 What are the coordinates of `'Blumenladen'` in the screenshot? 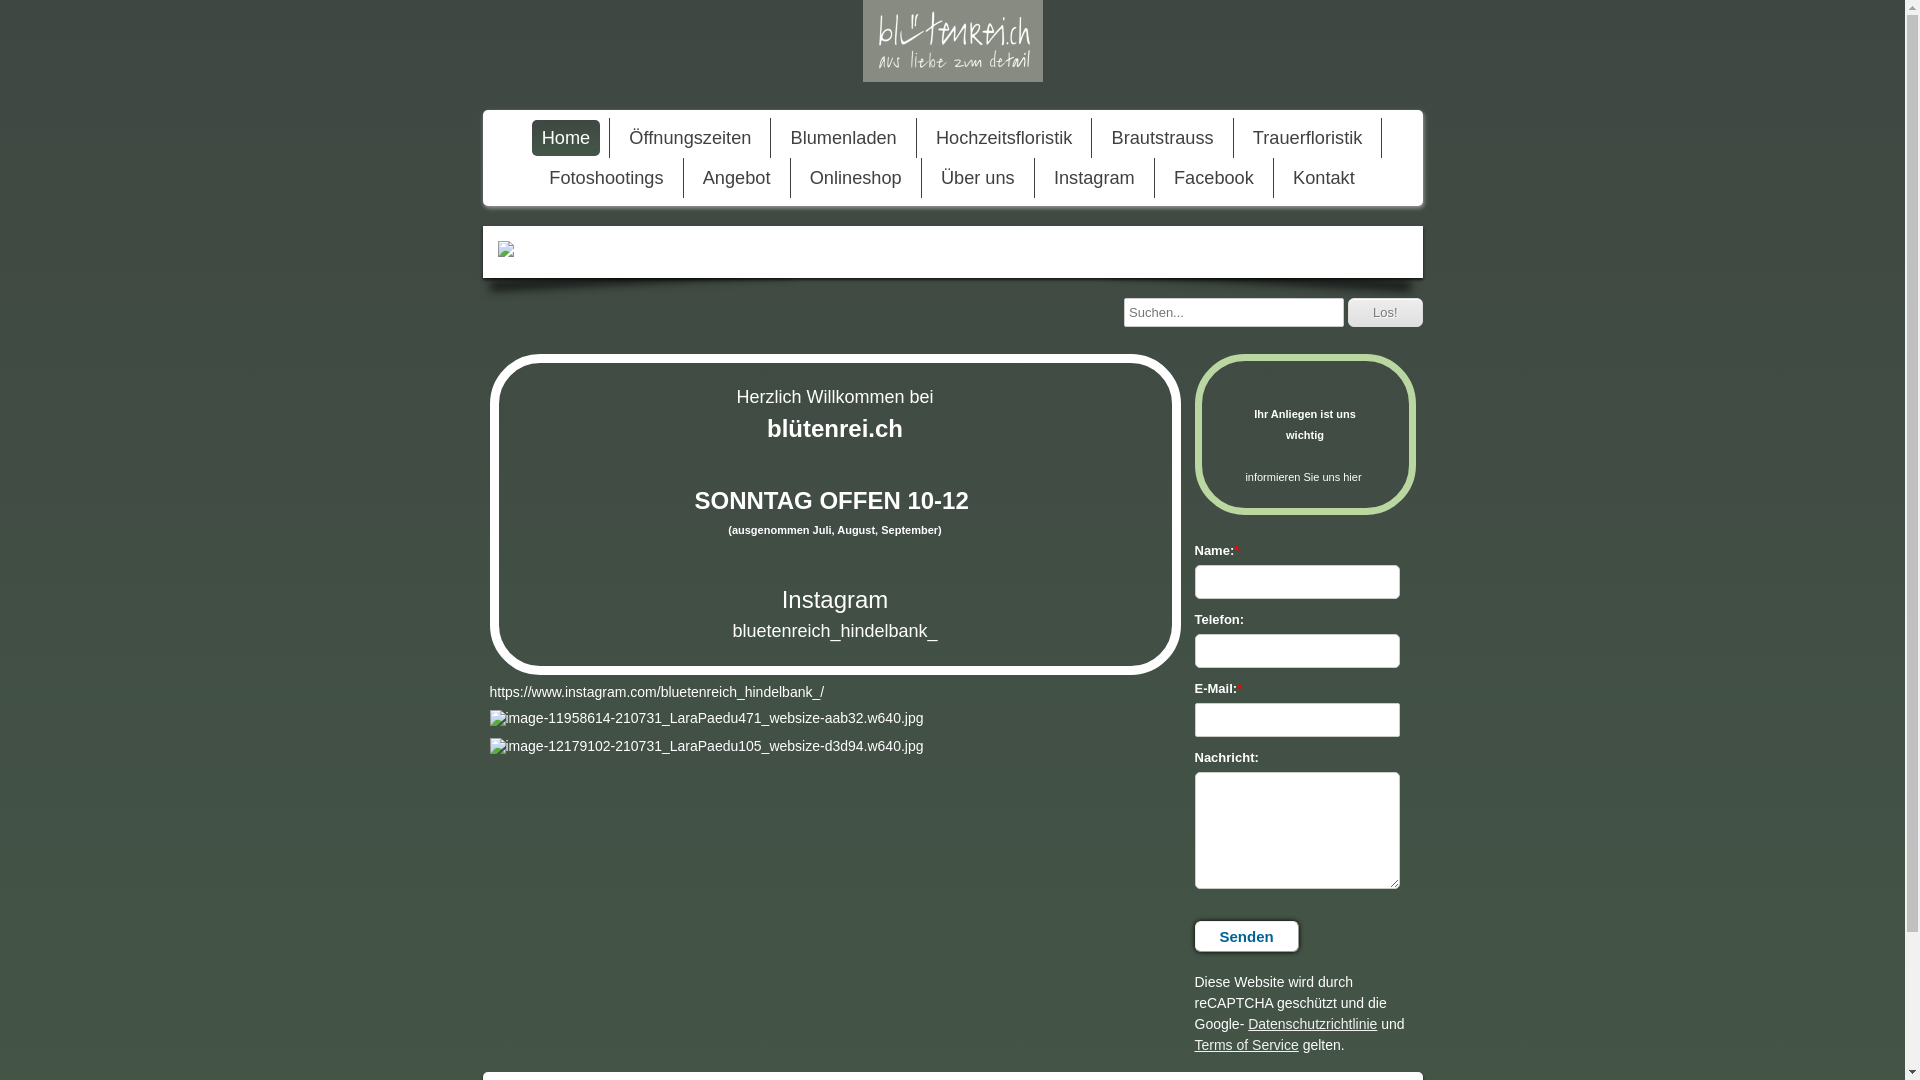 It's located at (844, 137).